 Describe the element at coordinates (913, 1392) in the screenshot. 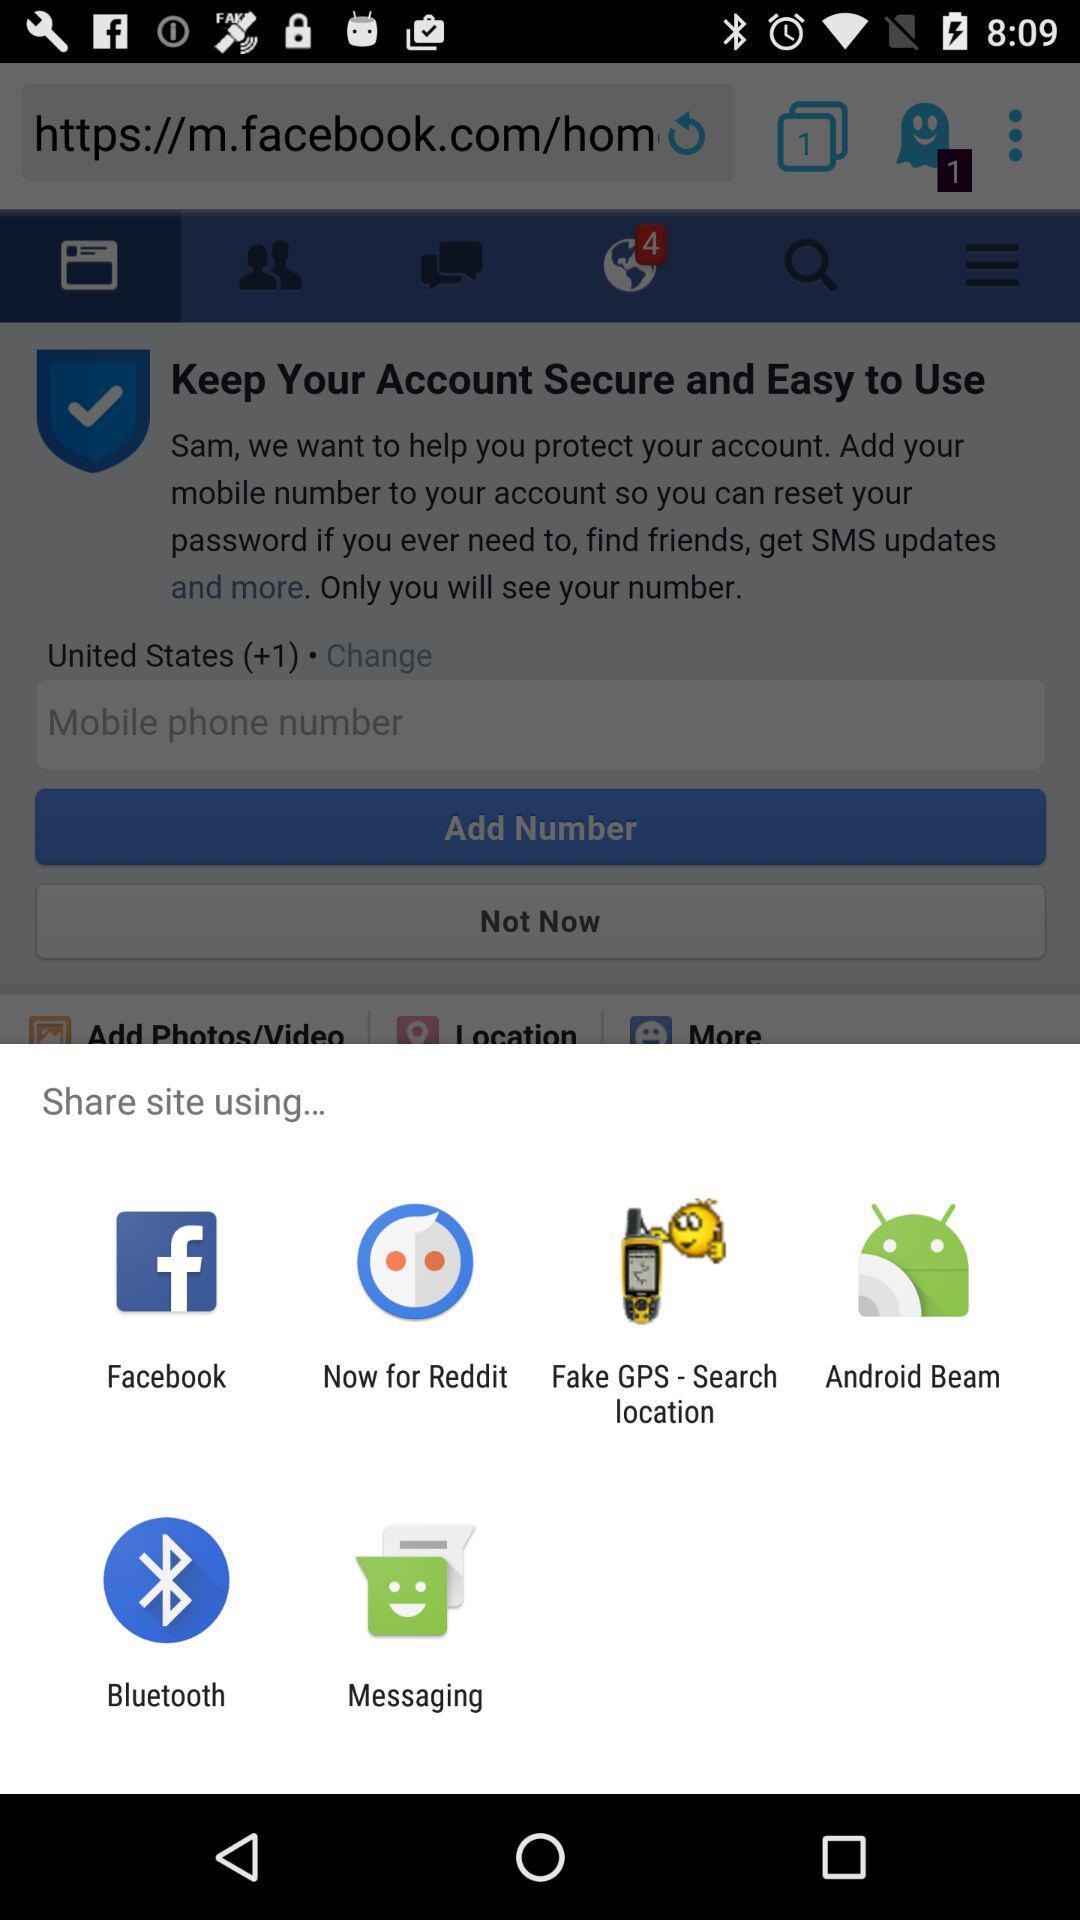

I see `android beam app` at that location.